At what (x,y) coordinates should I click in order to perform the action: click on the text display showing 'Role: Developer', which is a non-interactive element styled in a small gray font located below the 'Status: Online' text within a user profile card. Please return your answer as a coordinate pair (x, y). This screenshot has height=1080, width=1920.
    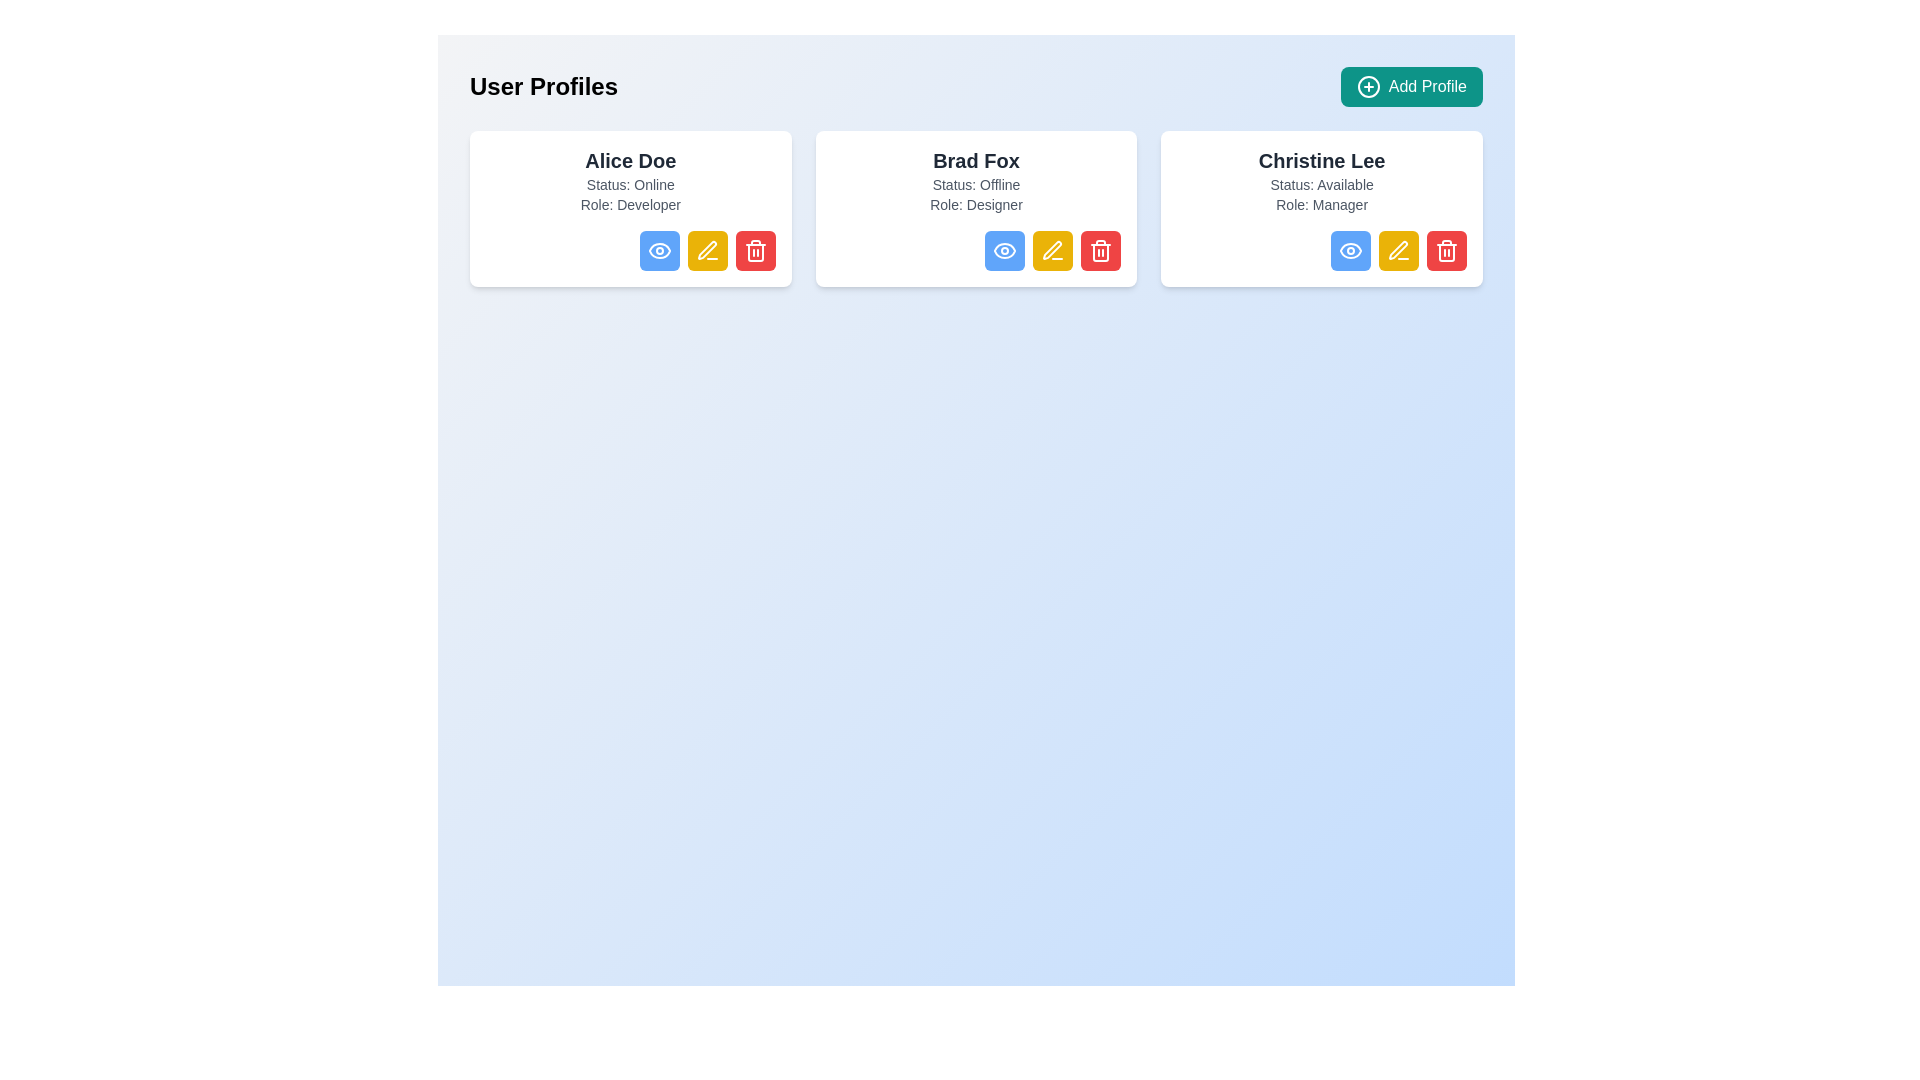
    Looking at the image, I should click on (629, 204).